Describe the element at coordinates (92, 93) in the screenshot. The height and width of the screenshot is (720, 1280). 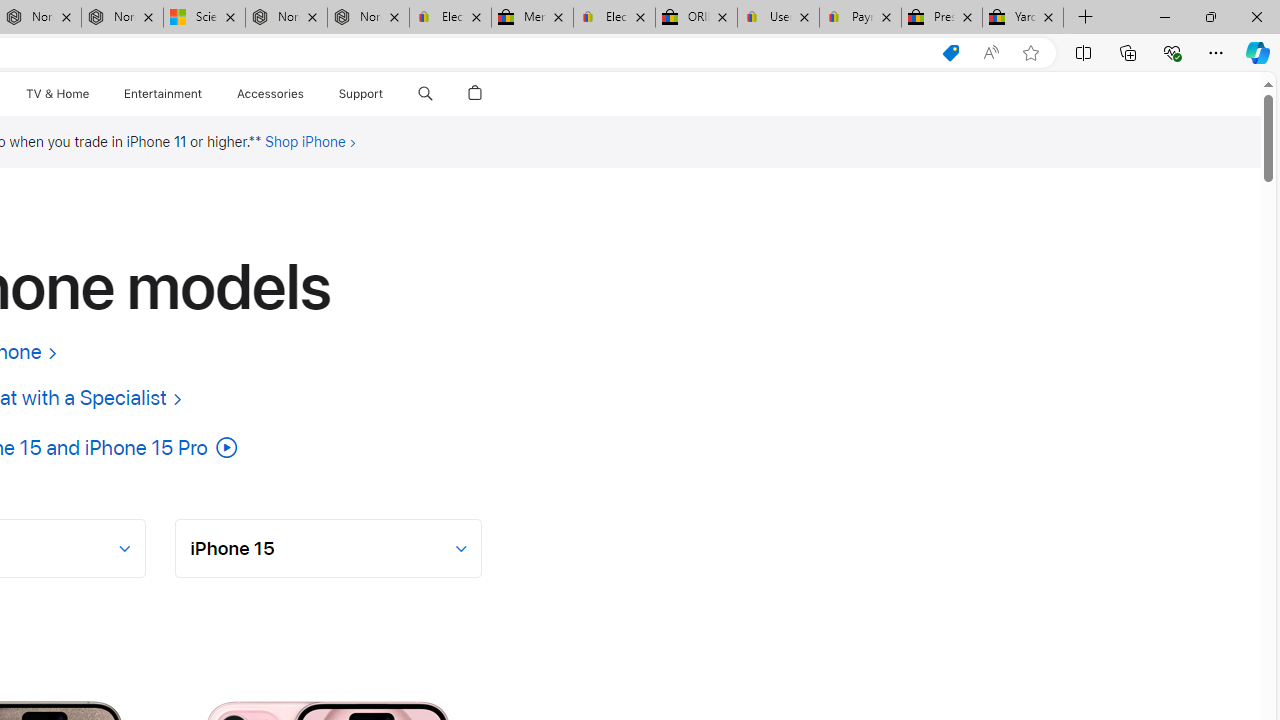
I see `'TV and Home menu'` at that location.